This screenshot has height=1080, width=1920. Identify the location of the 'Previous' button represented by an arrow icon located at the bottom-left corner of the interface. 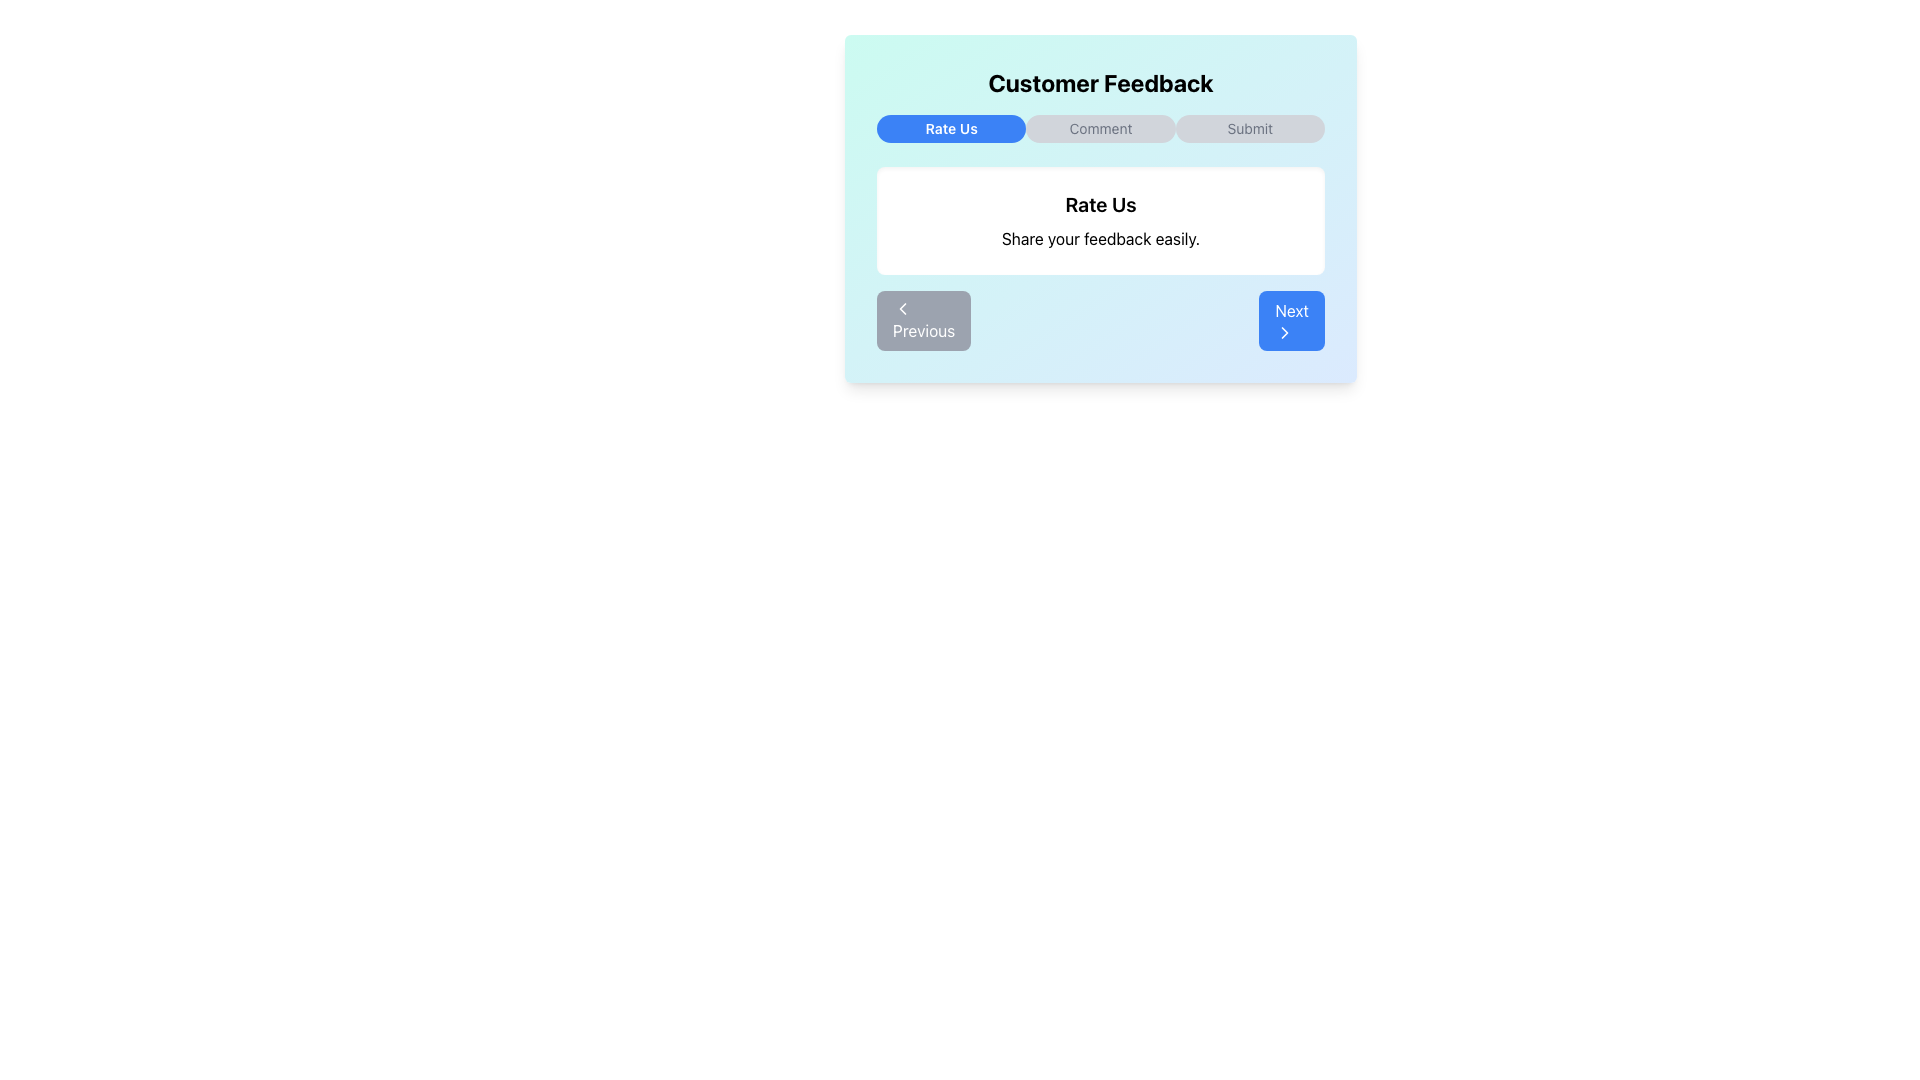
(901, 308).